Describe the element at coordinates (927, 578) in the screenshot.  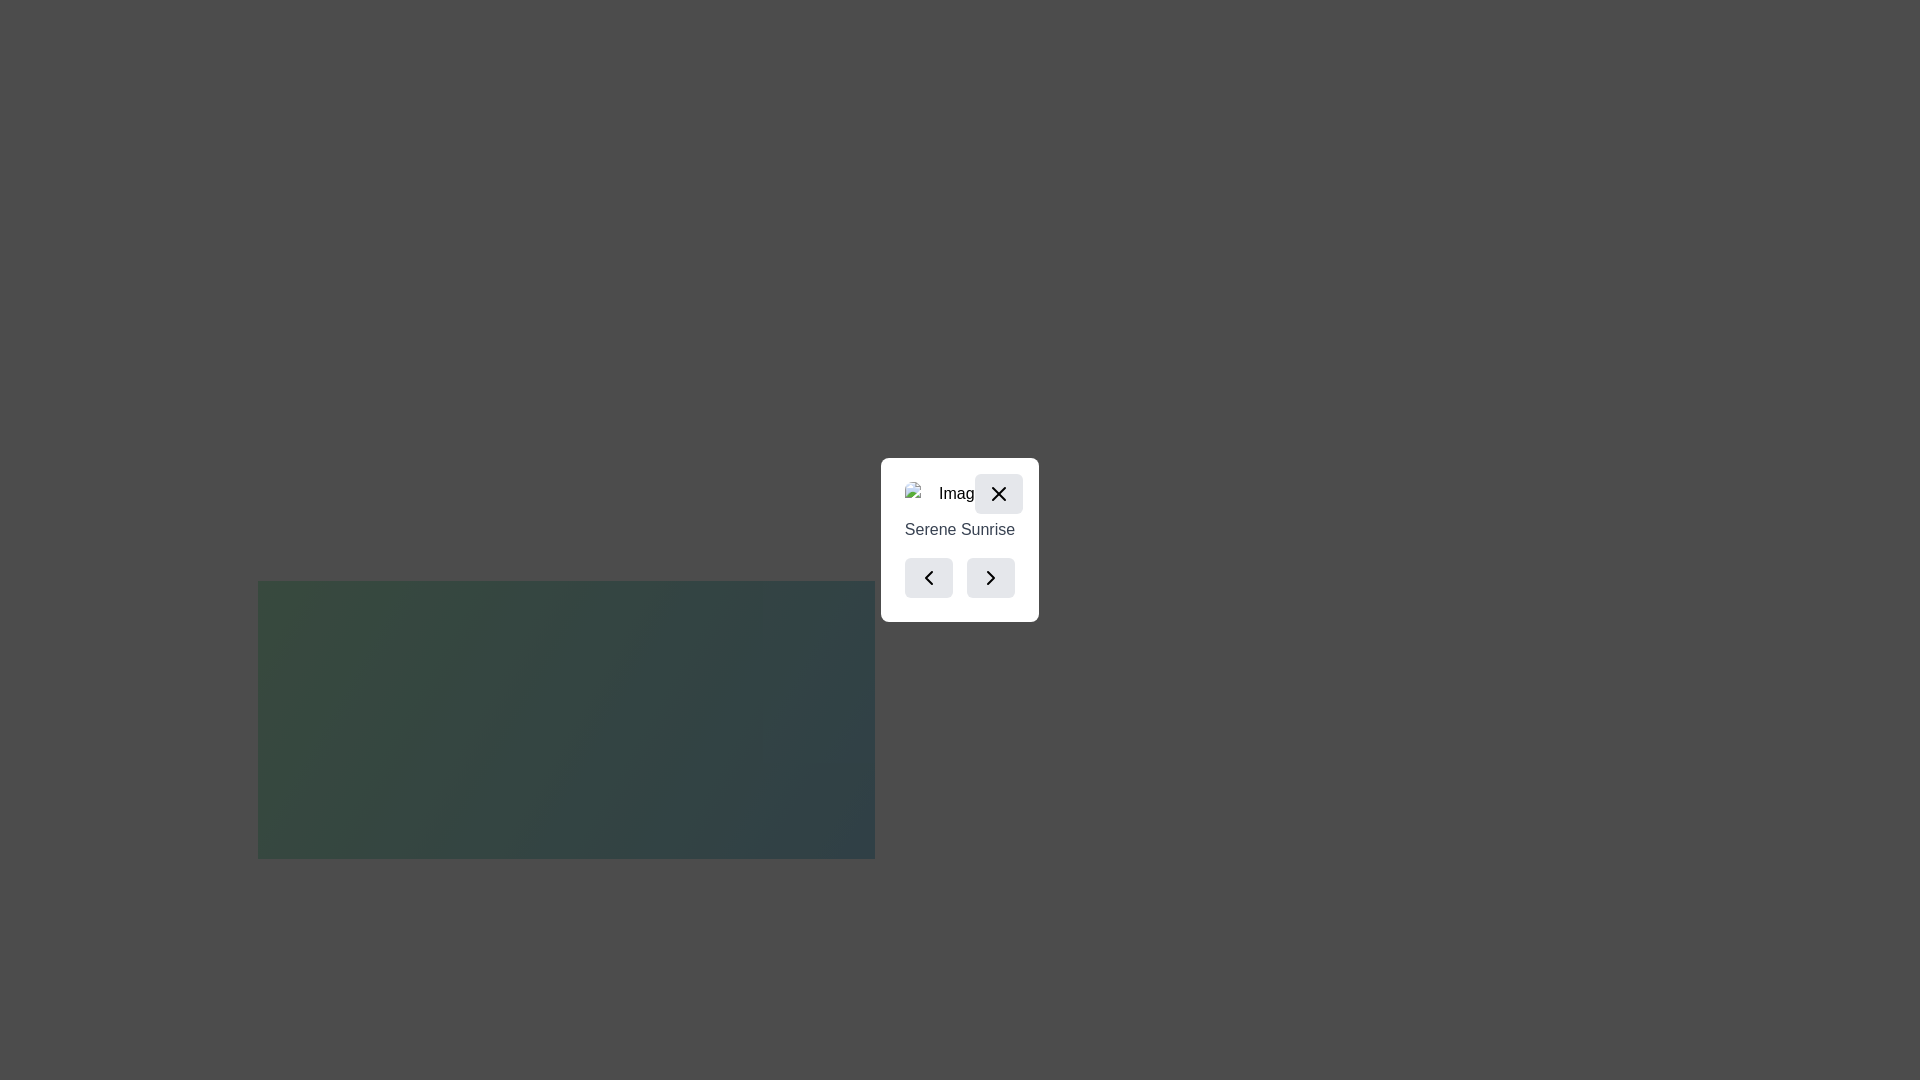
I see `the gray button with a left chevron icon` at that location.